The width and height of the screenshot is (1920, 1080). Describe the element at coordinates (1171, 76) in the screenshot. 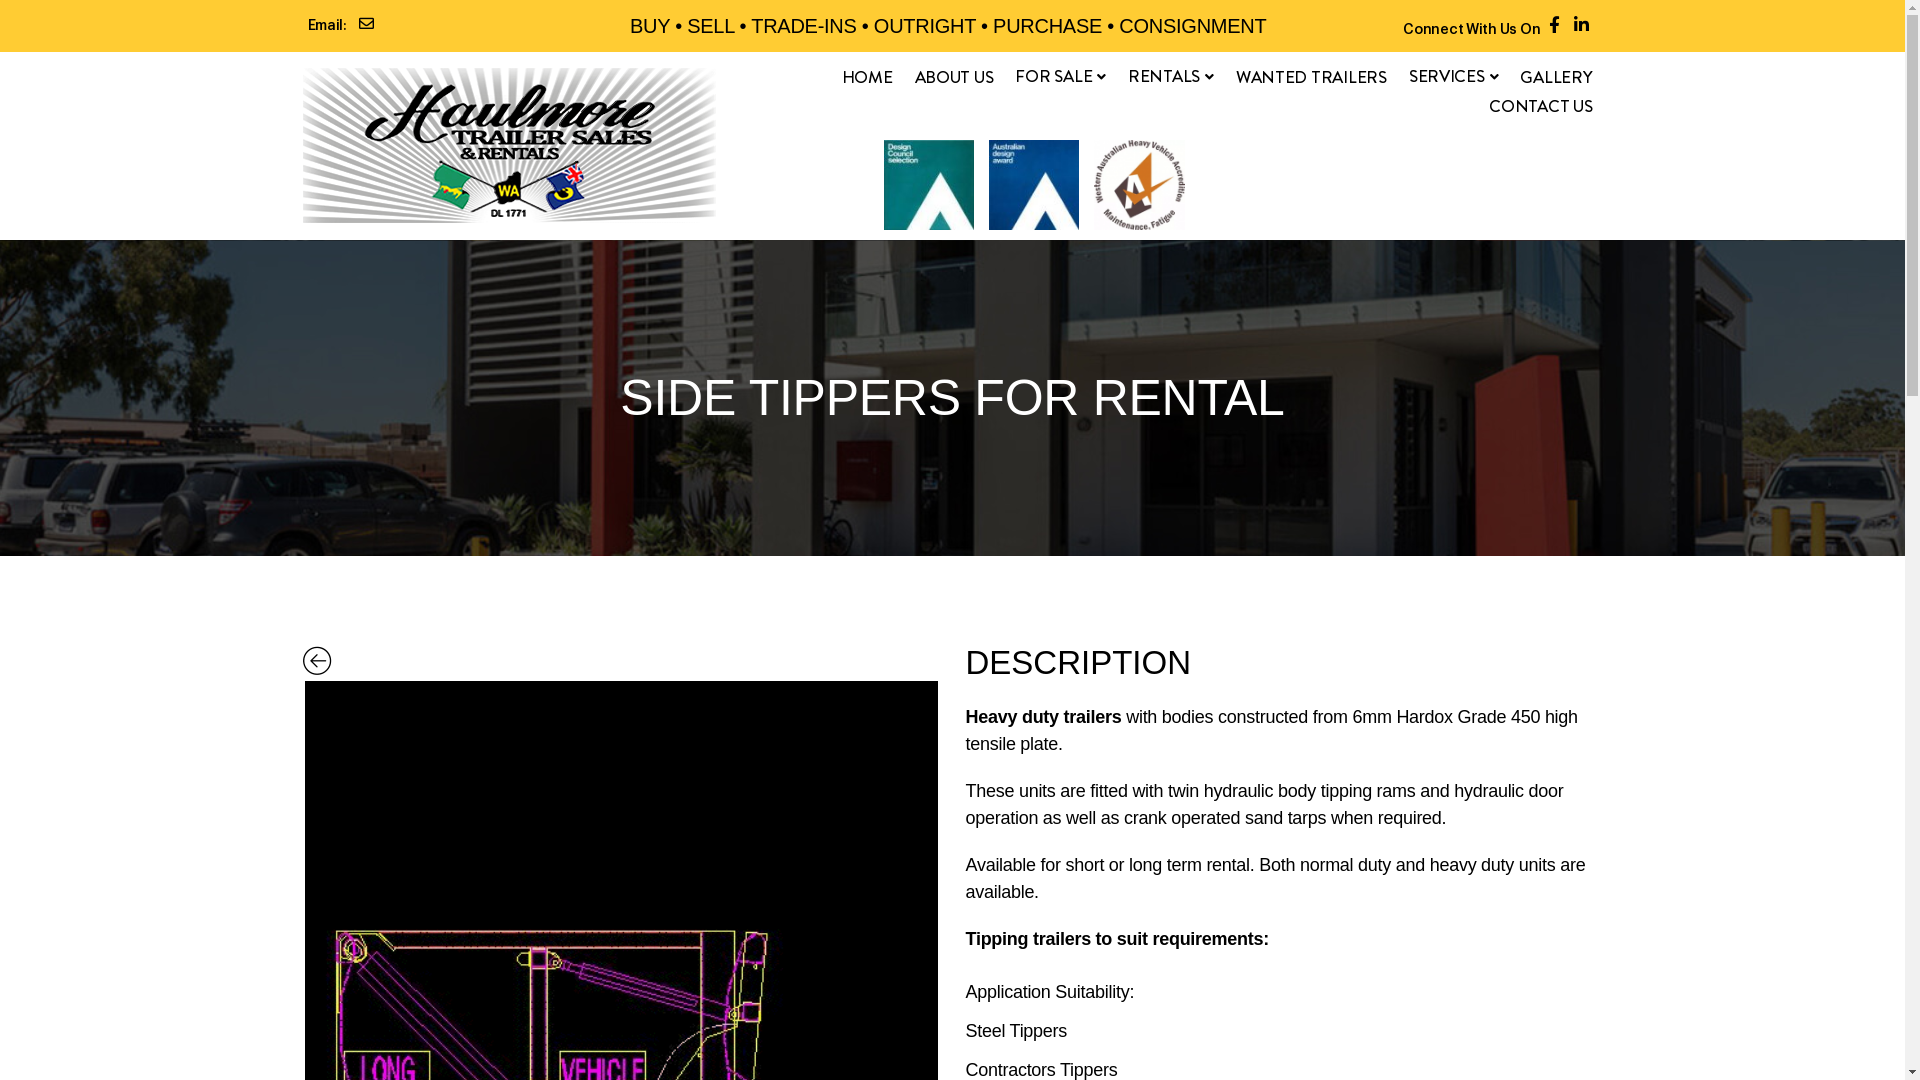

I see `'RENTALS'` at that location.